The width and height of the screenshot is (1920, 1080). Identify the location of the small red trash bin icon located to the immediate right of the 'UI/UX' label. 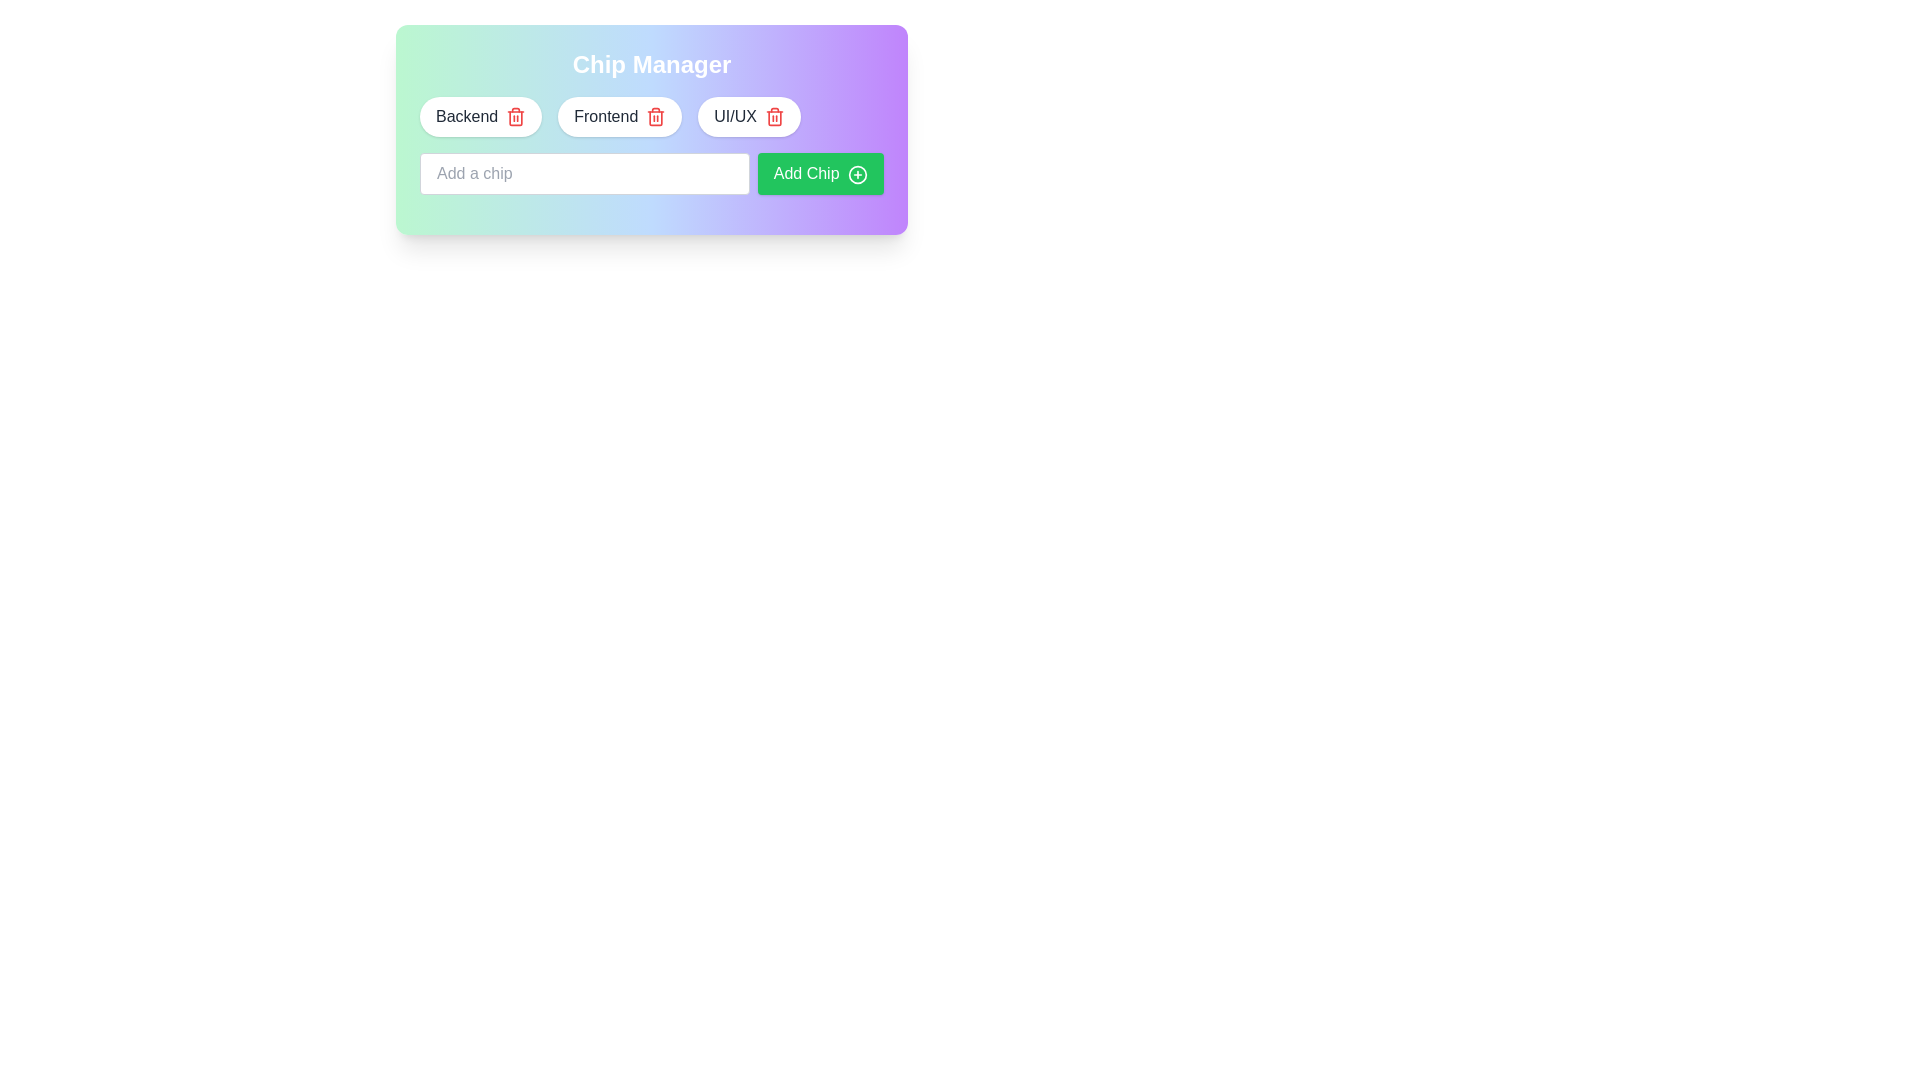
(773, 116).